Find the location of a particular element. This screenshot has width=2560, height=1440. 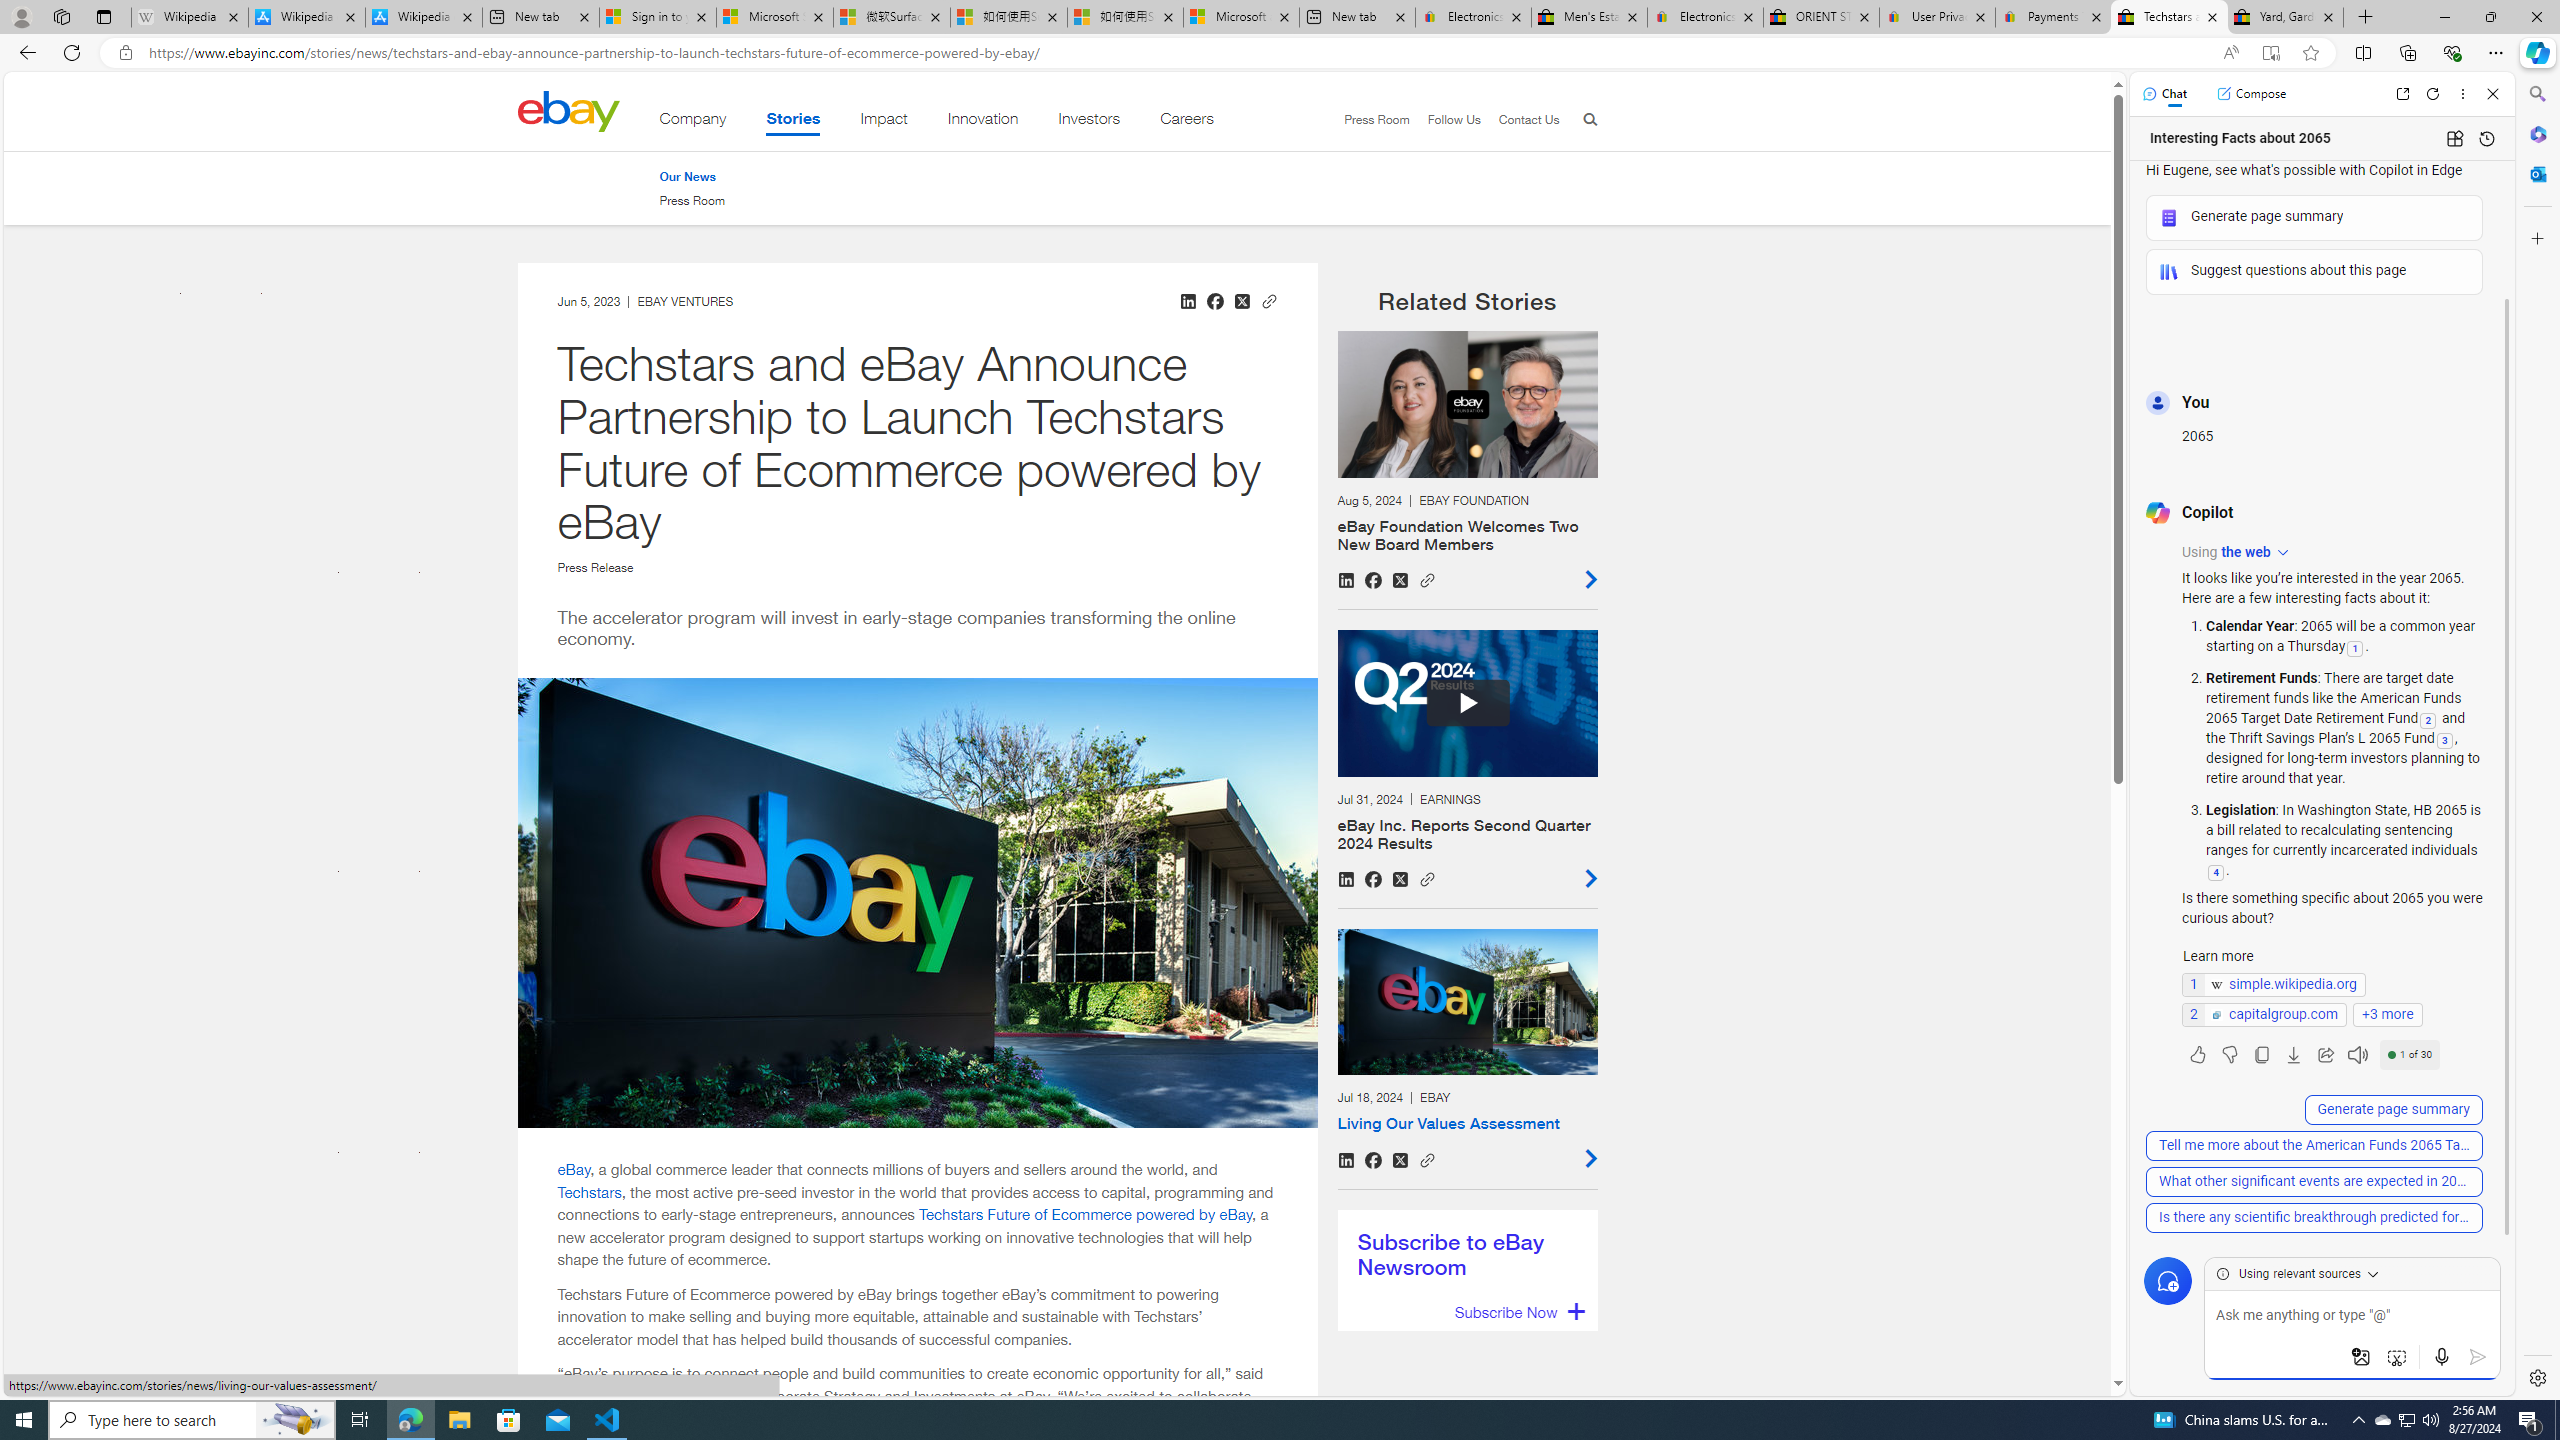

'Techstars' is located at coordinates (590, 1191).